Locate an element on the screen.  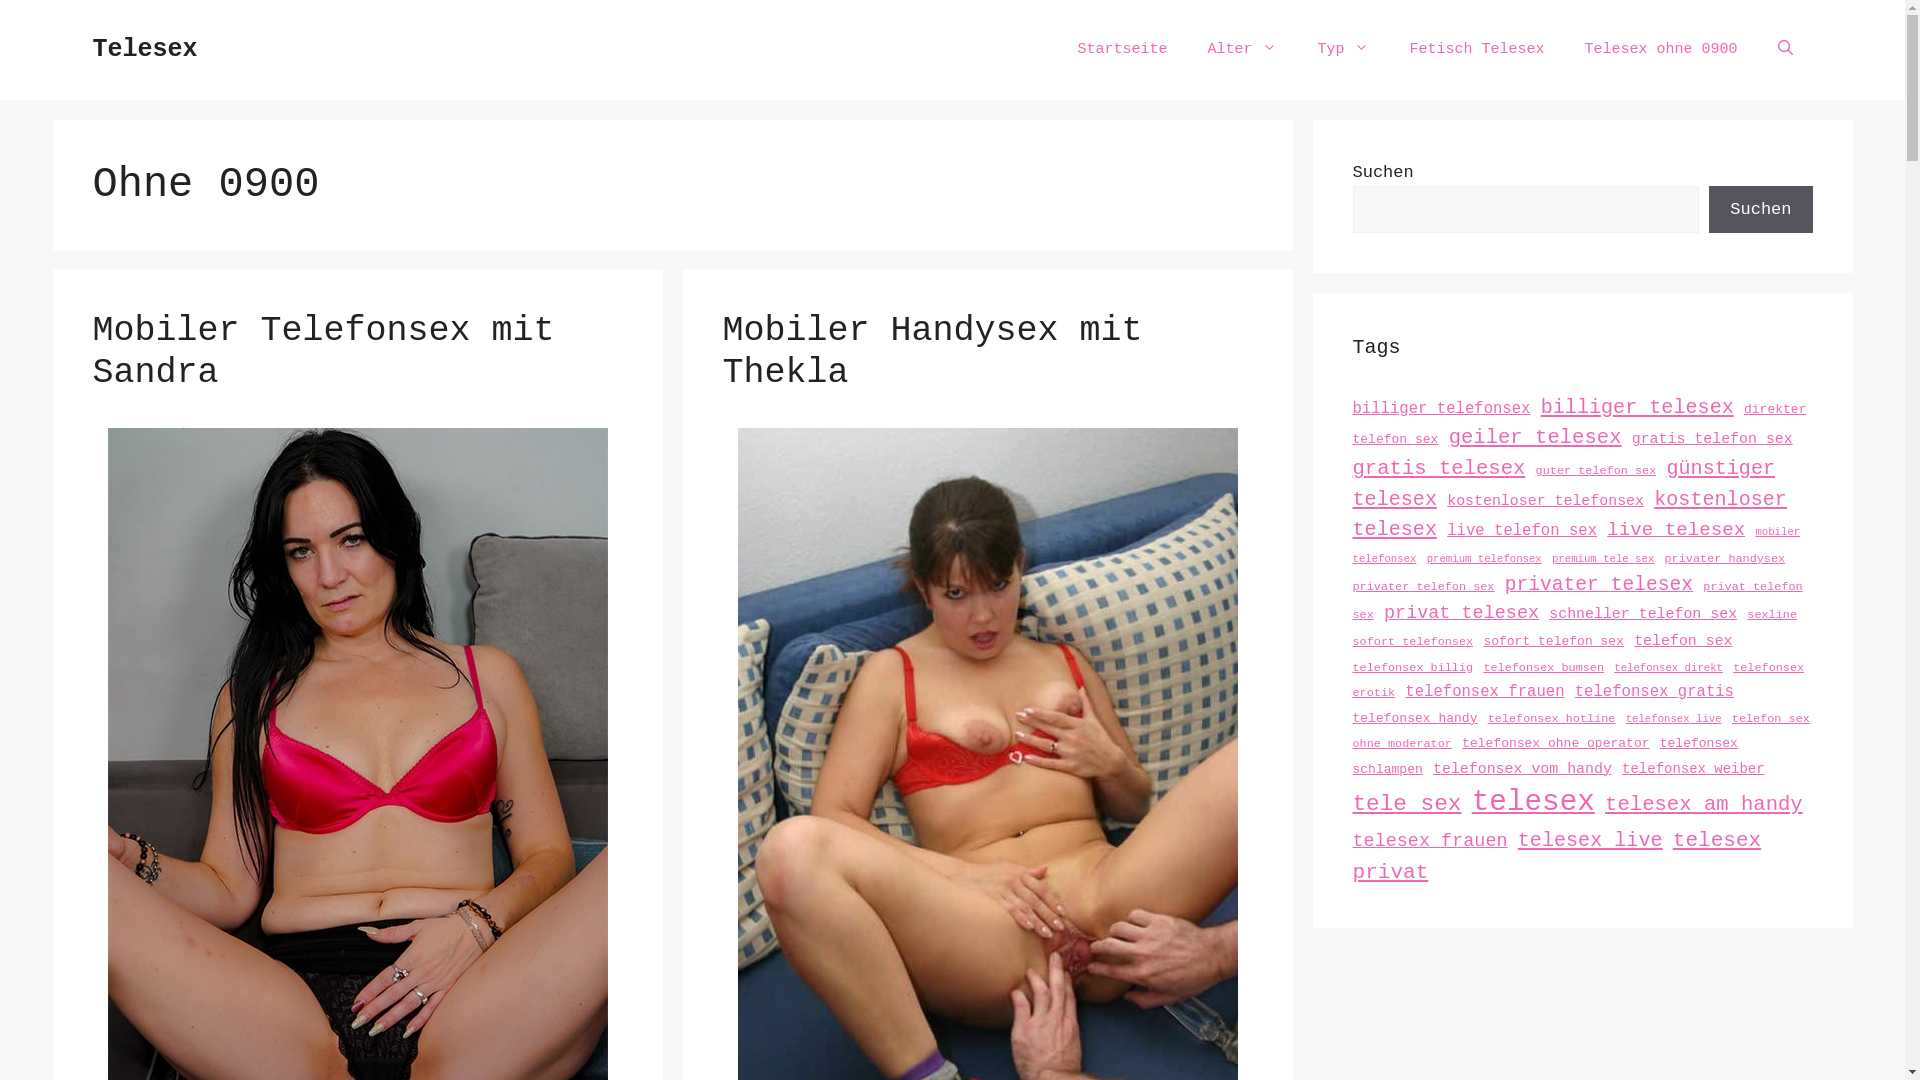
'premium tele sex' is located at coordinates (1603, 559).